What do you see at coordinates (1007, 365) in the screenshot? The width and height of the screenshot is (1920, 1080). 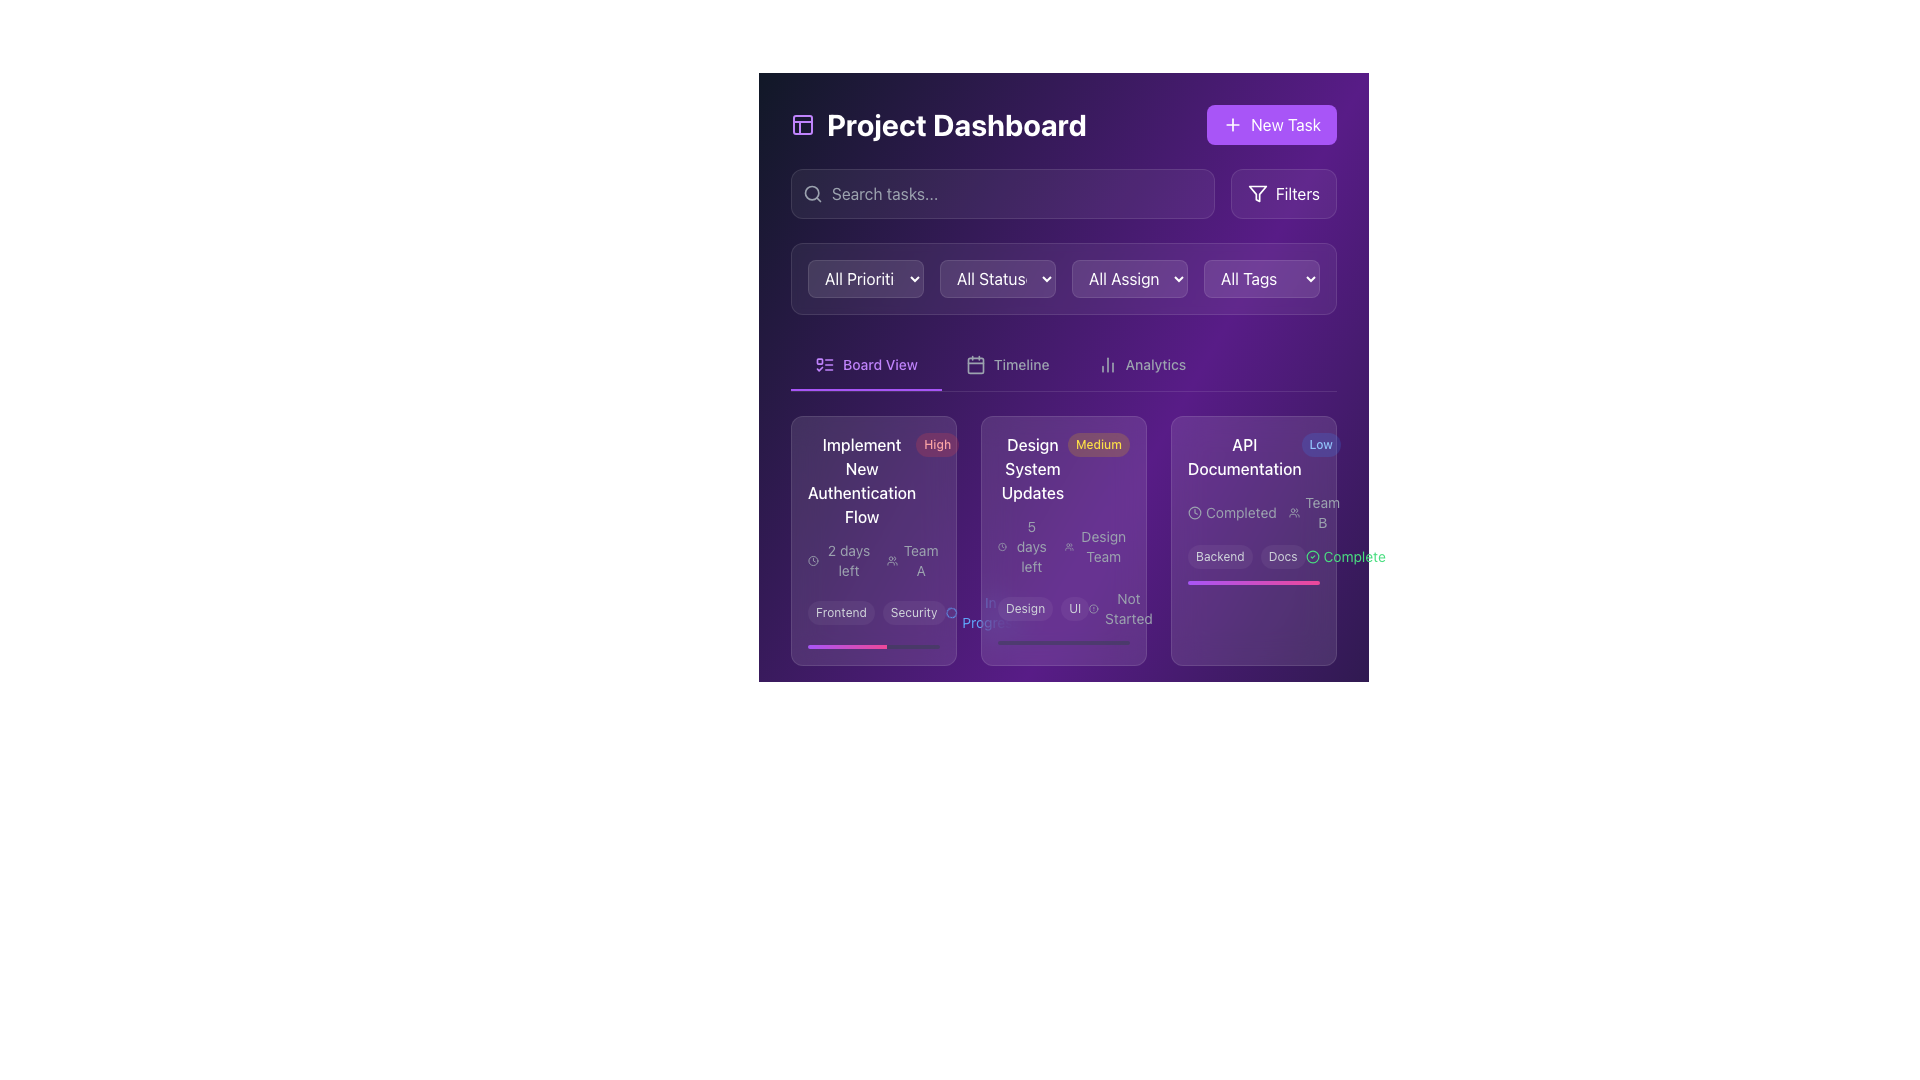 I see `the Navigation Button with the calendar icon and the text 'Timeline', located in the navigation bar between 'Board View' and 'Analytics'` at bounding box center [1007, 365].